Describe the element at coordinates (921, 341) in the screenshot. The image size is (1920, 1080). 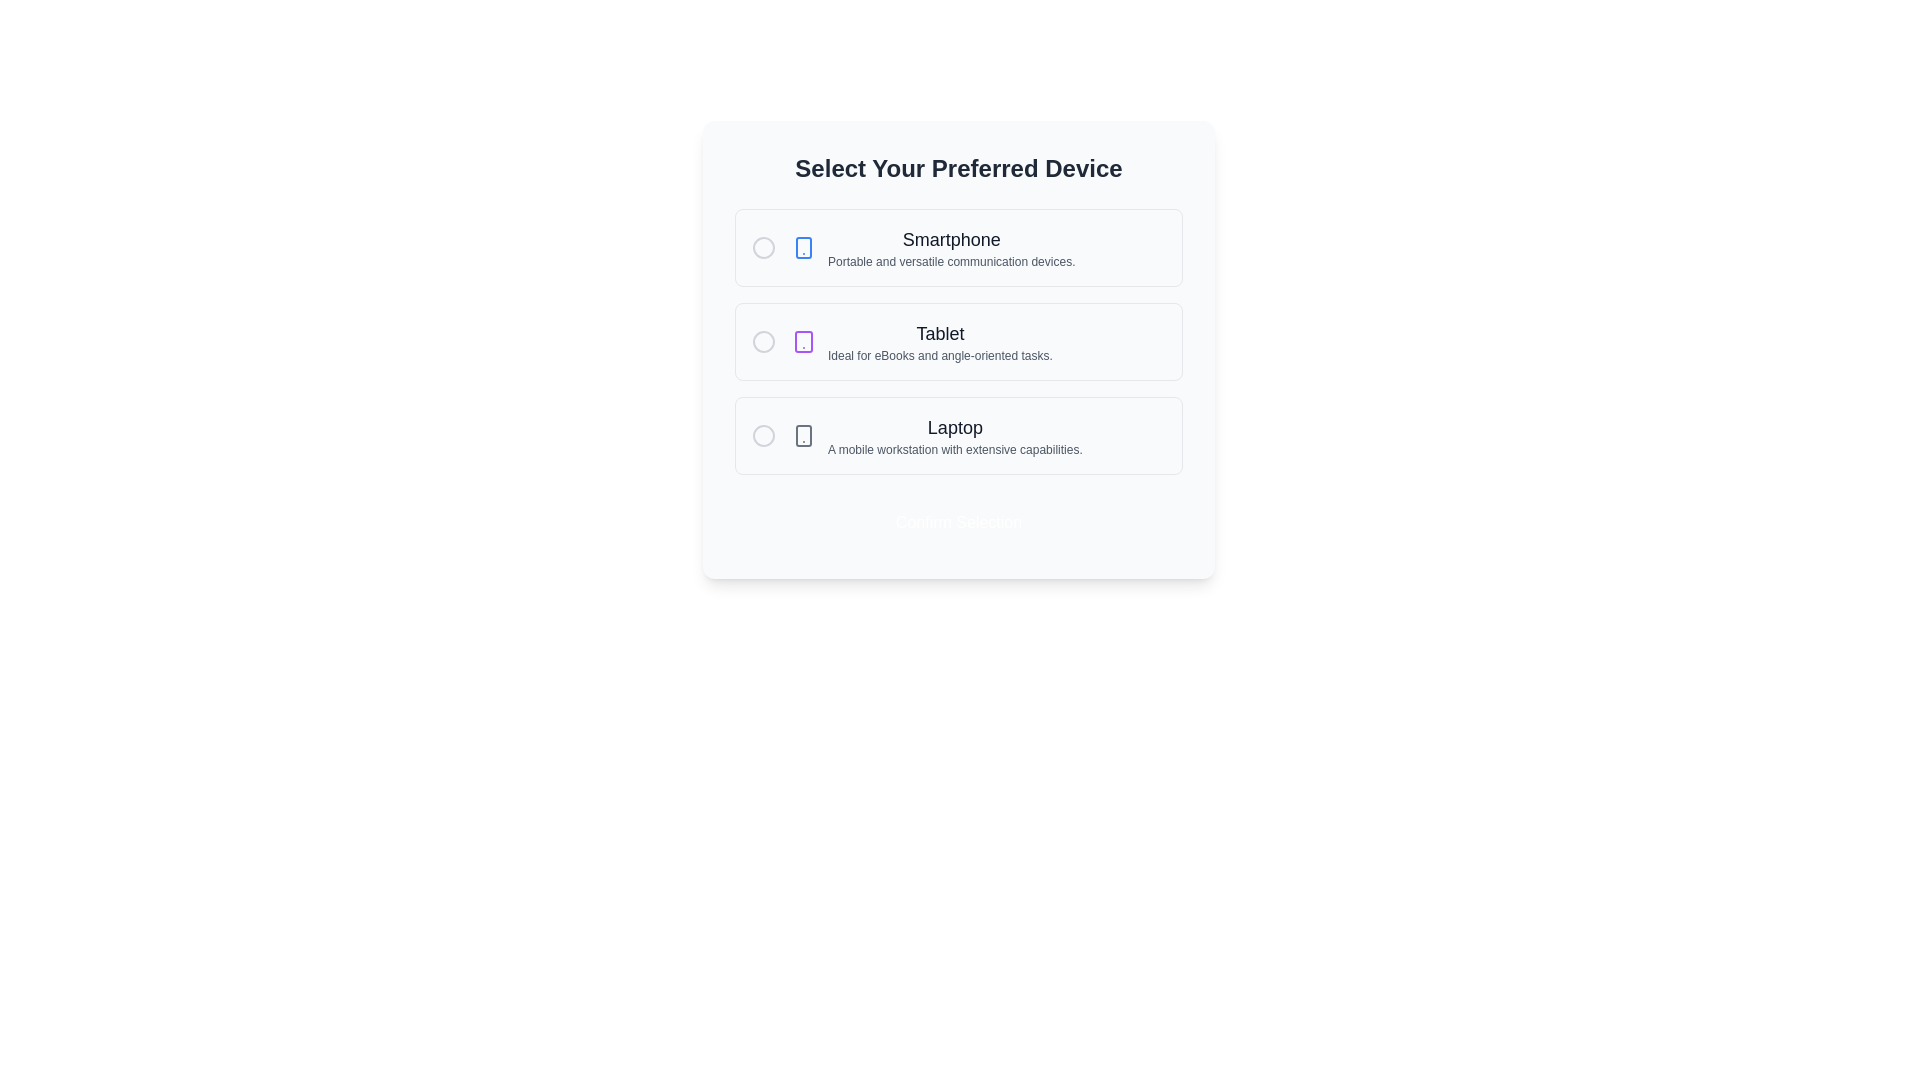
I see `the selection option item for the tablet in the vertical list titled 'Select Your Preferred Device'` at that location.